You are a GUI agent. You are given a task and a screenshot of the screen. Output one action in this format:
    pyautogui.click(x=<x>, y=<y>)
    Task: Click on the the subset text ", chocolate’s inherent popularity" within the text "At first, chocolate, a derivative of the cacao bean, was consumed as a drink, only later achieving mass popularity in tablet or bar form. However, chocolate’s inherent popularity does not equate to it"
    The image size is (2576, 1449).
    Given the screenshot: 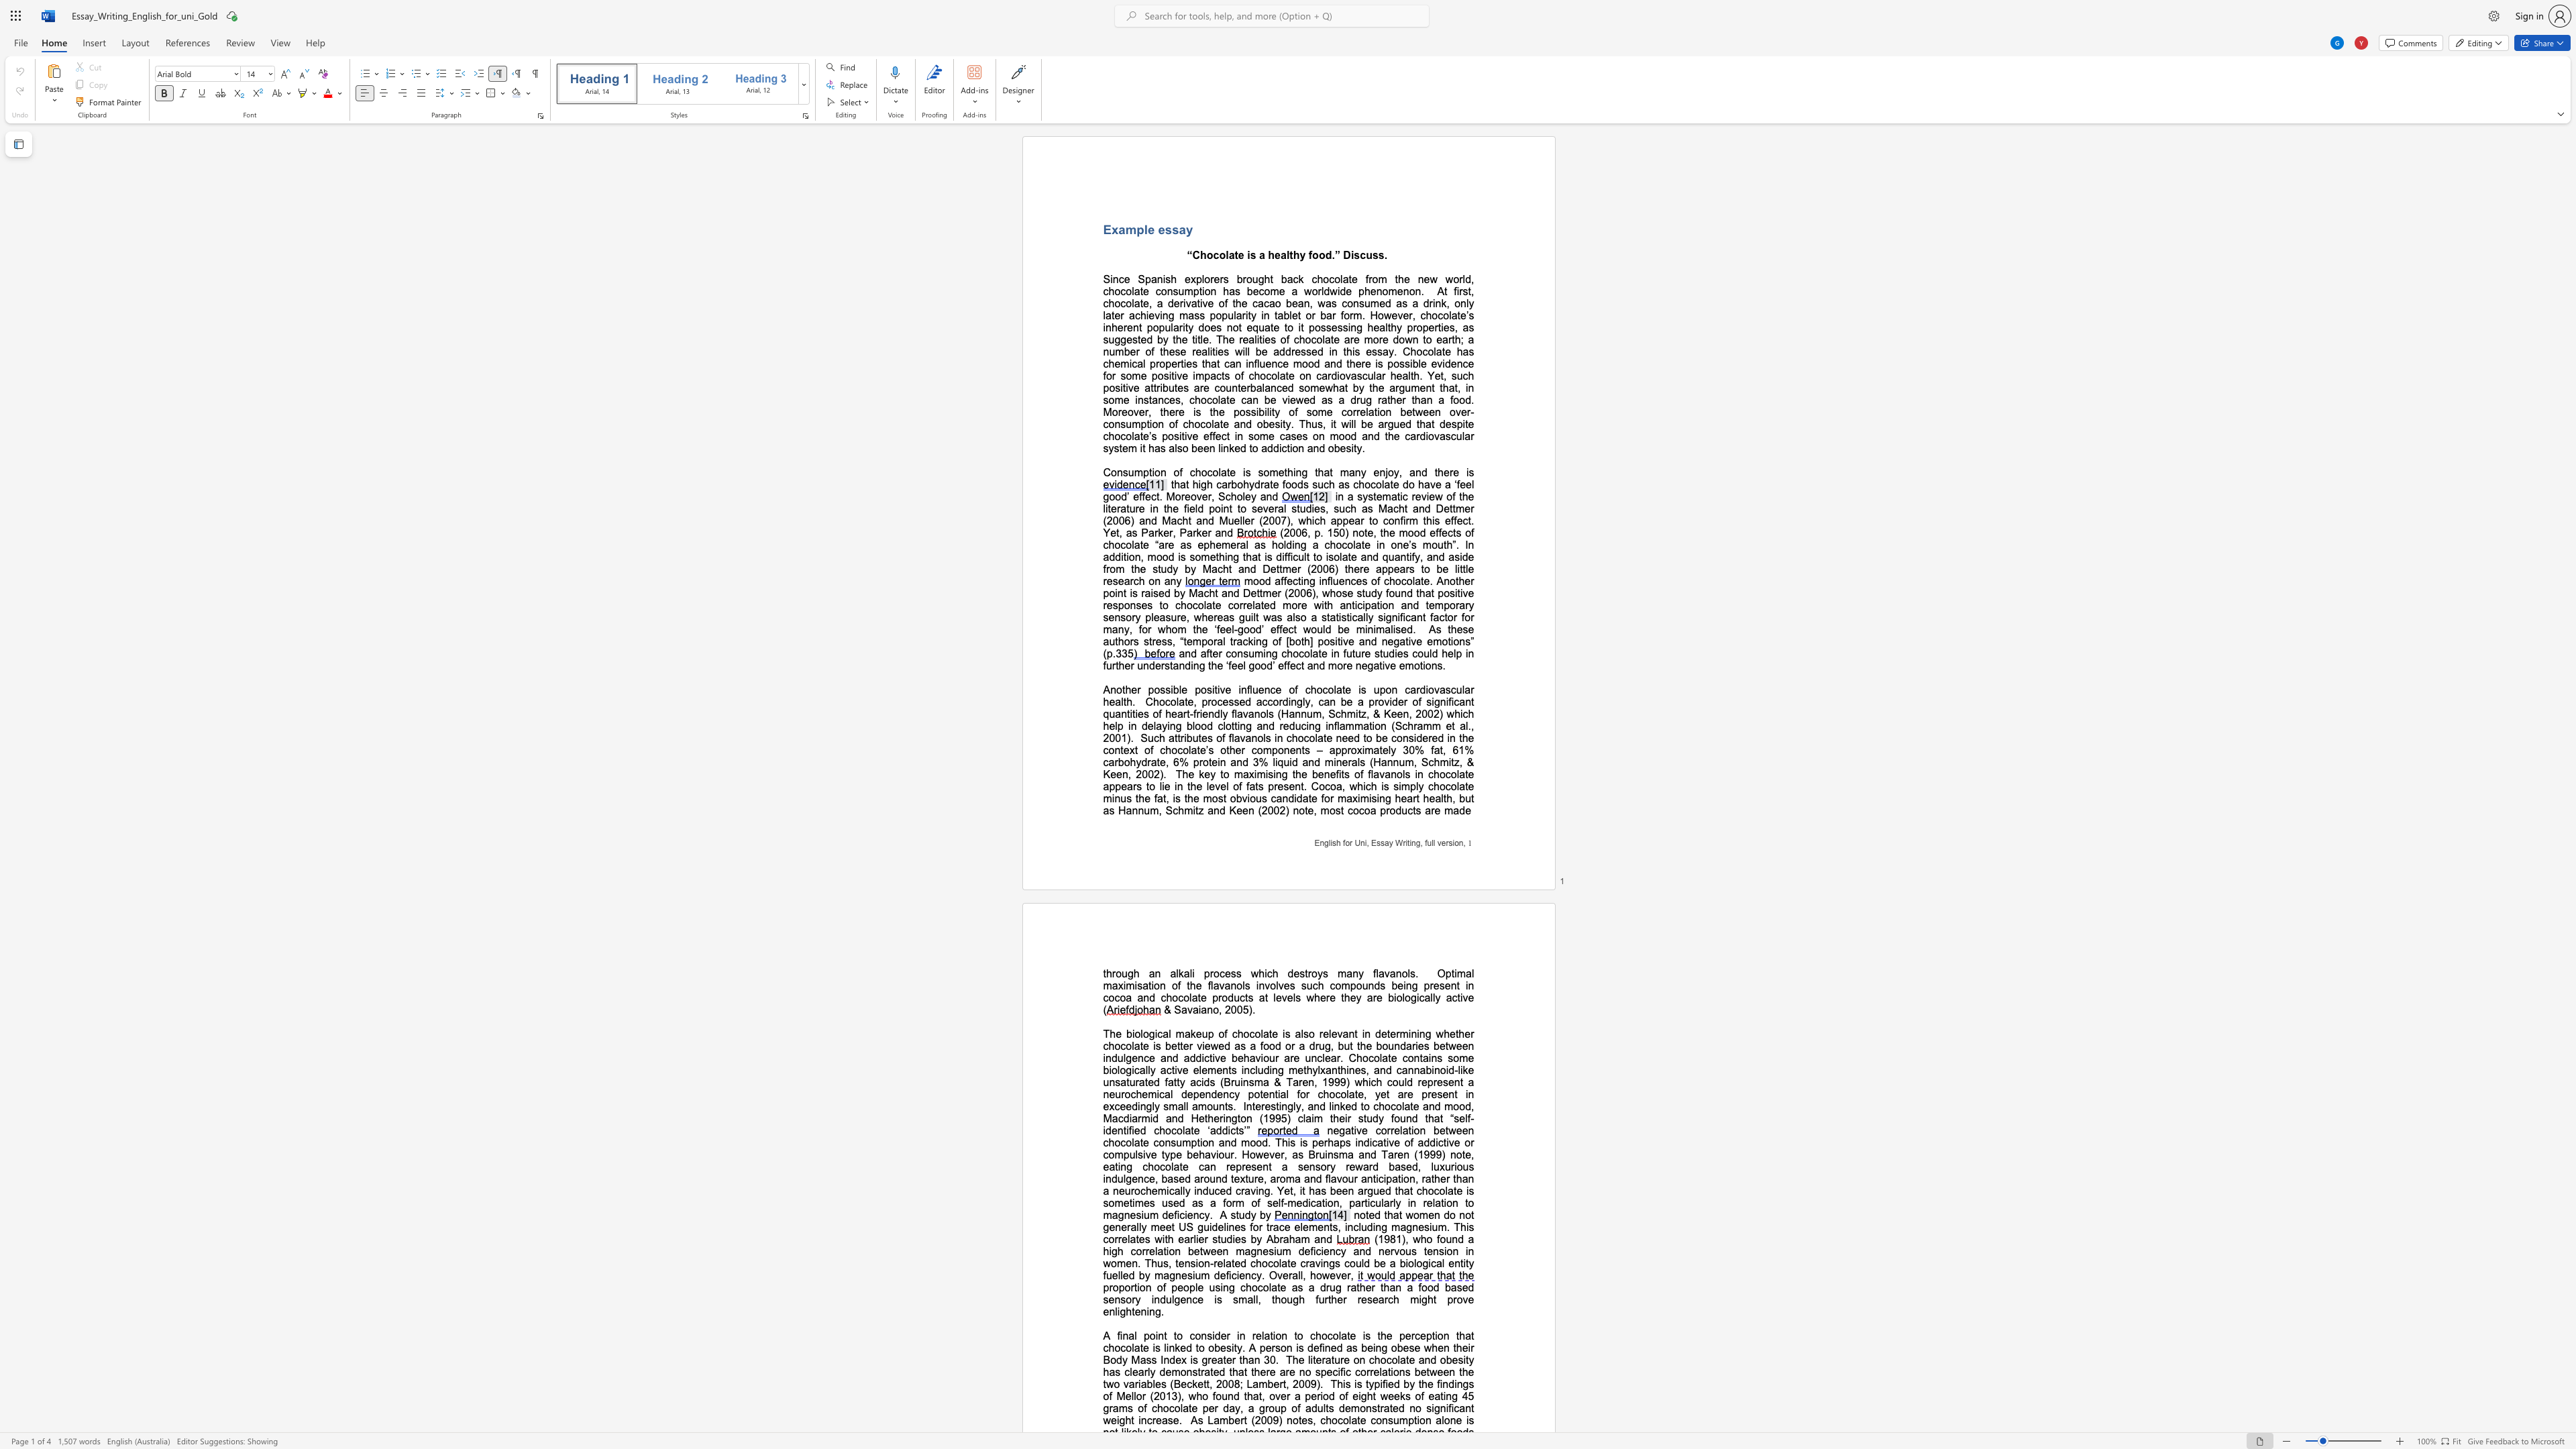 What is the action you would take?
    pyautogui.click(x=1412, y=315)
    